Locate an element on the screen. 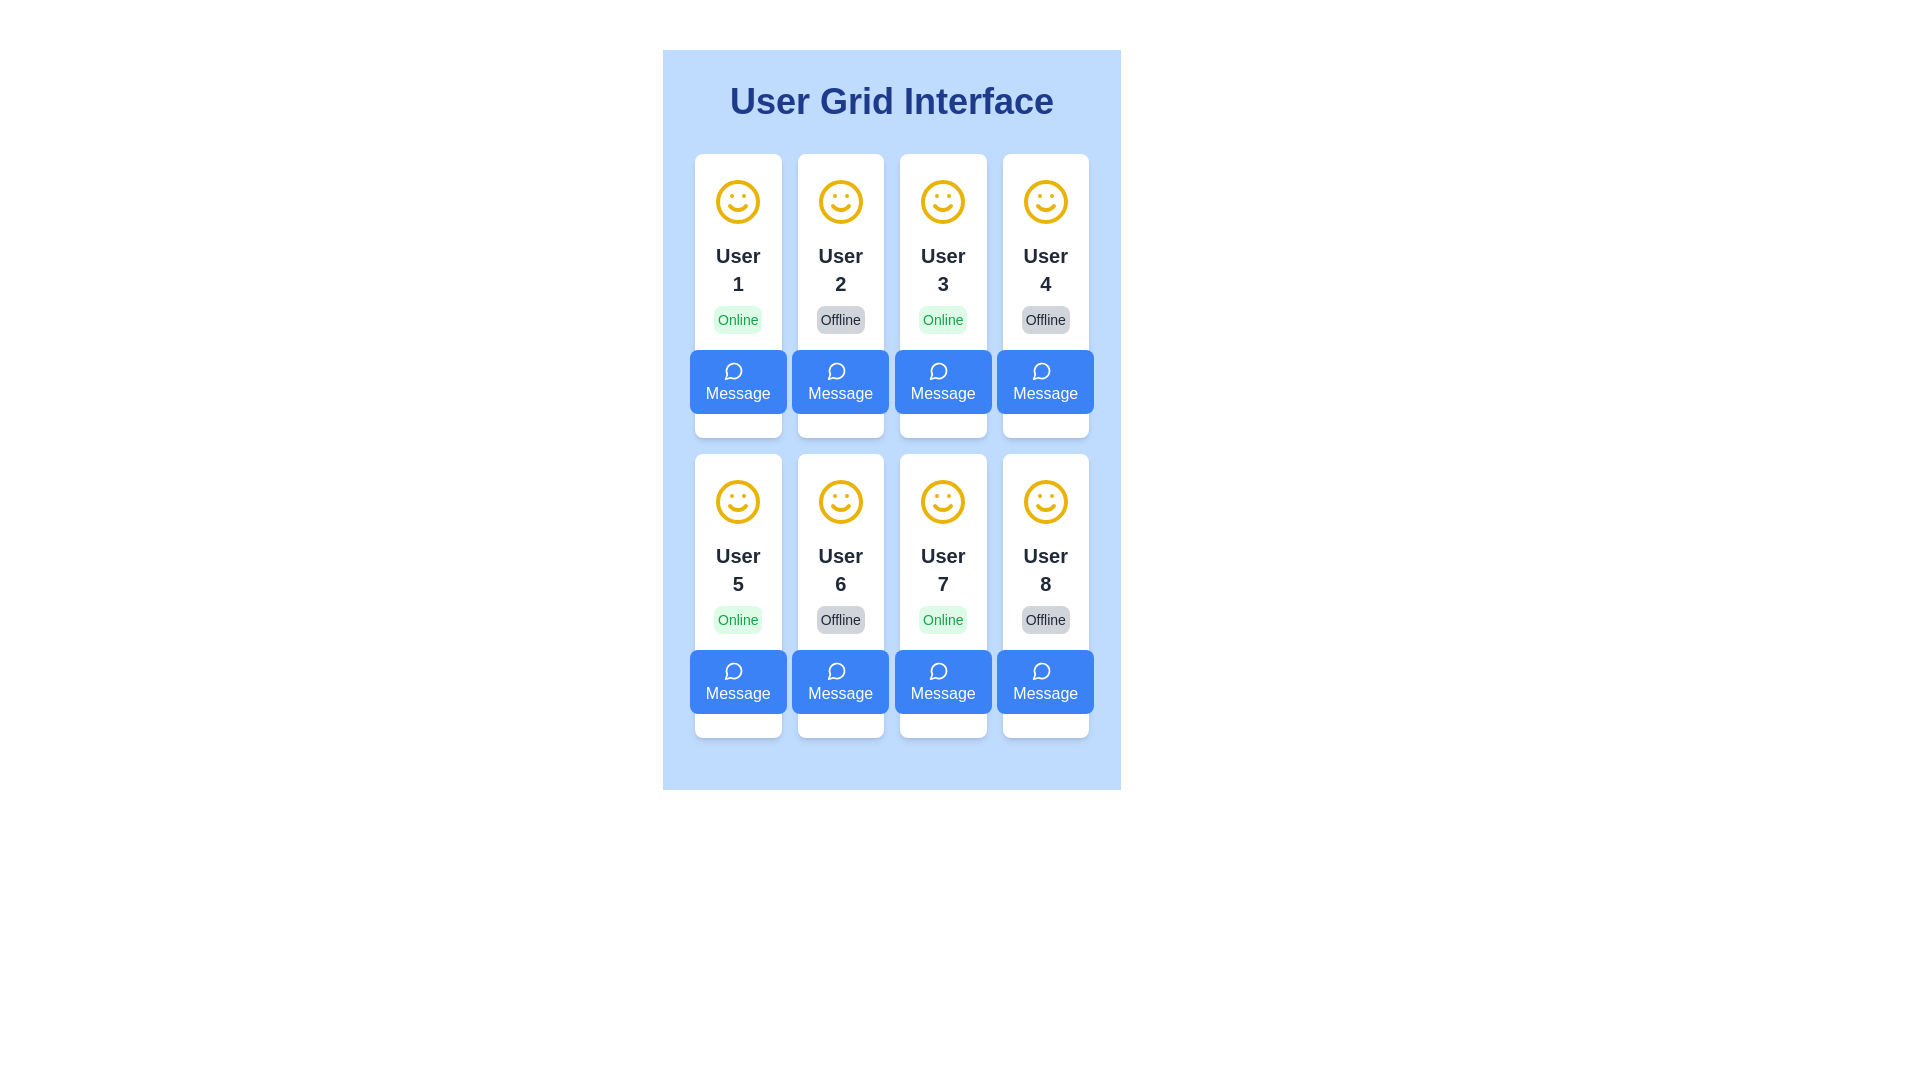  the 'Message' button located in the bottom-left corner of the grid interface under the 'User 5' card is located at coordinates (733, 670).